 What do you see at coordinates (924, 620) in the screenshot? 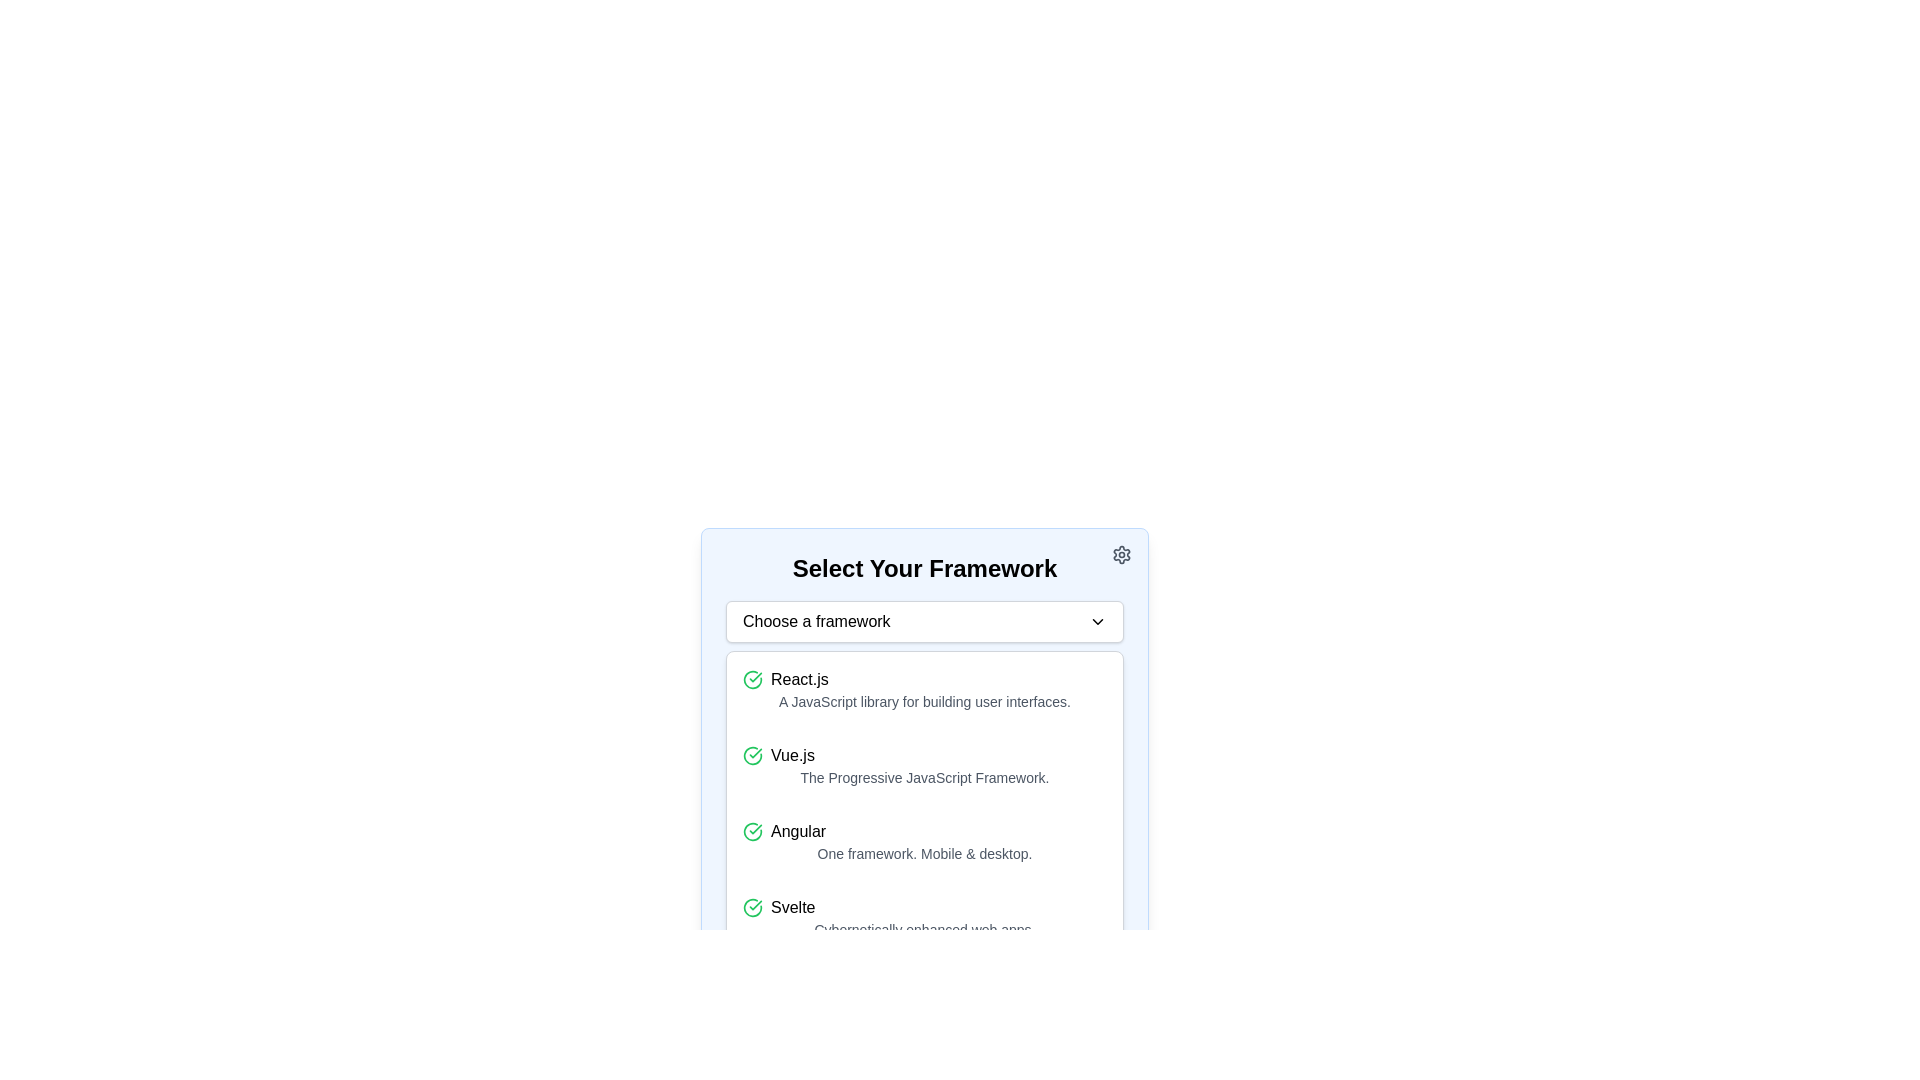
I see `the dropdown menu for selecting a framework located below the title 'Select Your Framework'` at bounding box center [924, 620].